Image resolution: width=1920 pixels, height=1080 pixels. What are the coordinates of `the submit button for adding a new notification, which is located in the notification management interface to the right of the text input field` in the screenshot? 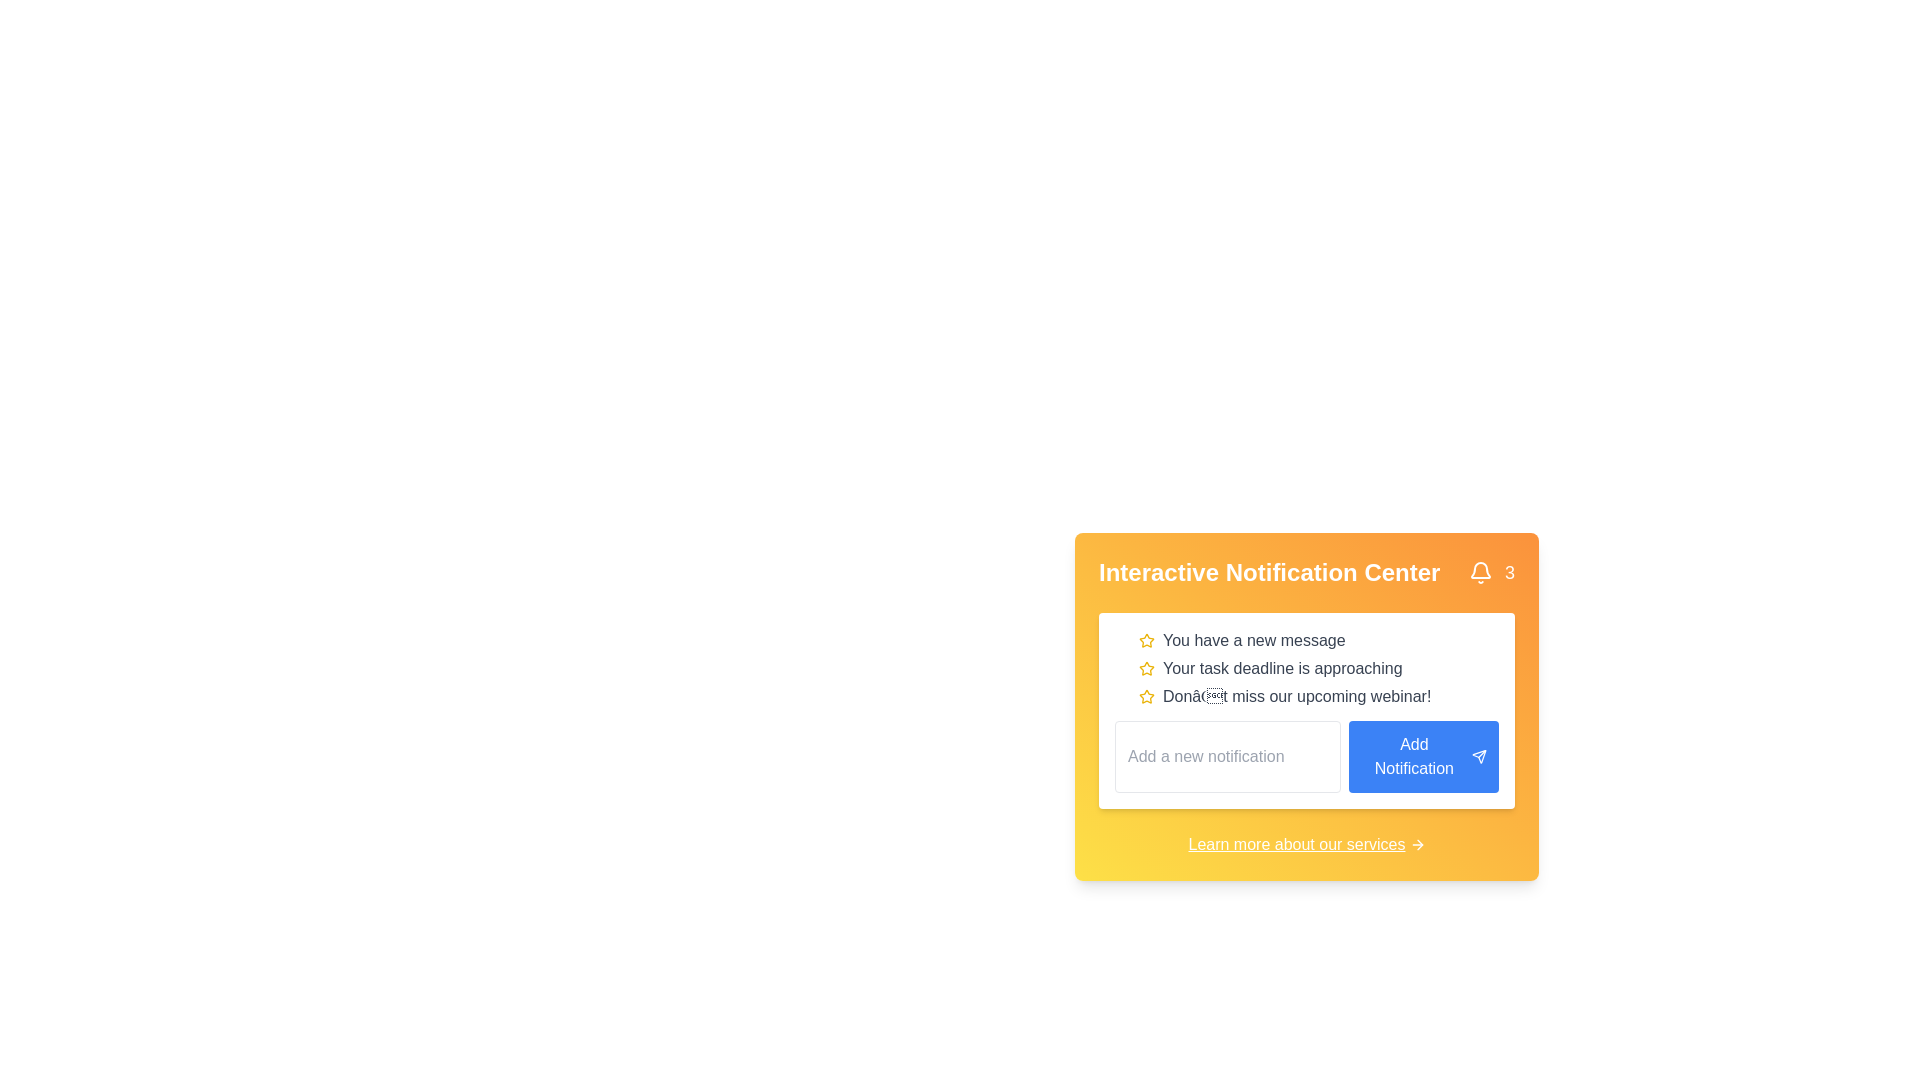 It's located at (1423, 756).